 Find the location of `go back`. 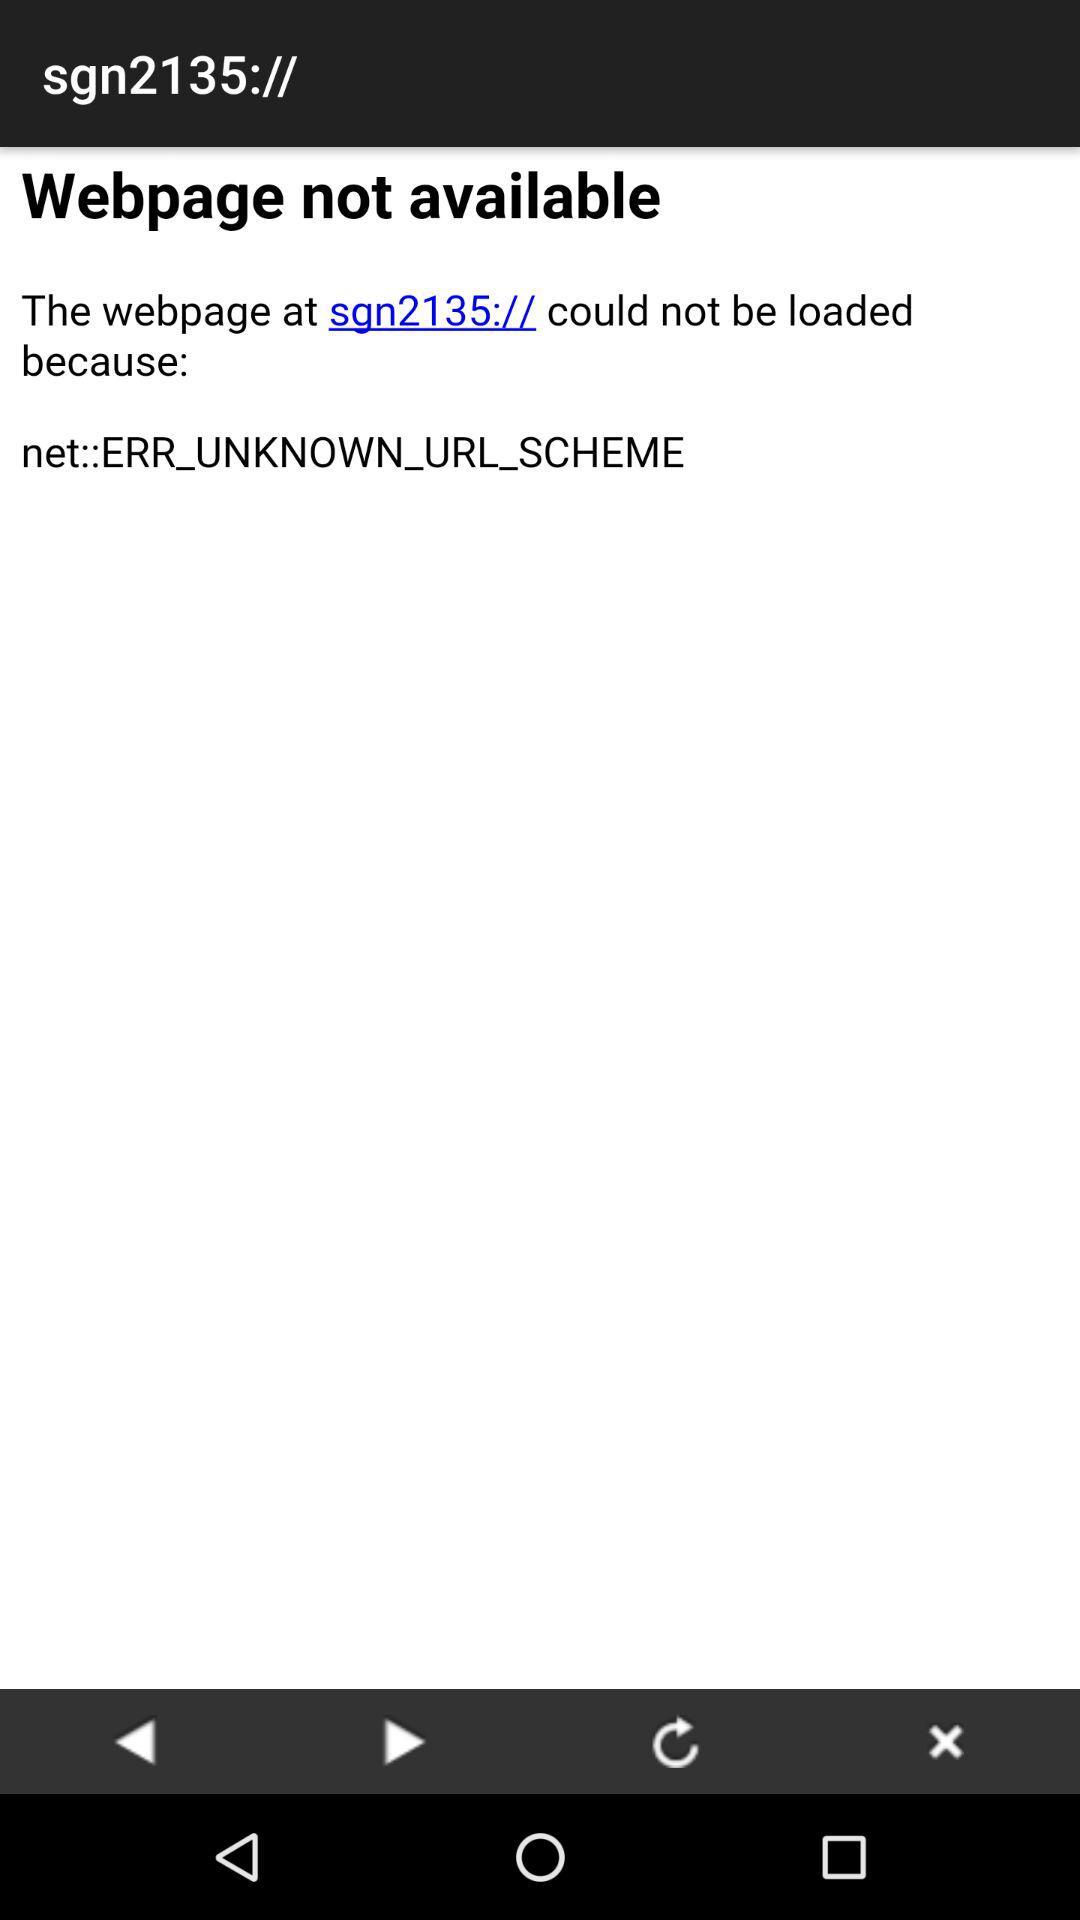

go back is located at coordinates (135, 1740).